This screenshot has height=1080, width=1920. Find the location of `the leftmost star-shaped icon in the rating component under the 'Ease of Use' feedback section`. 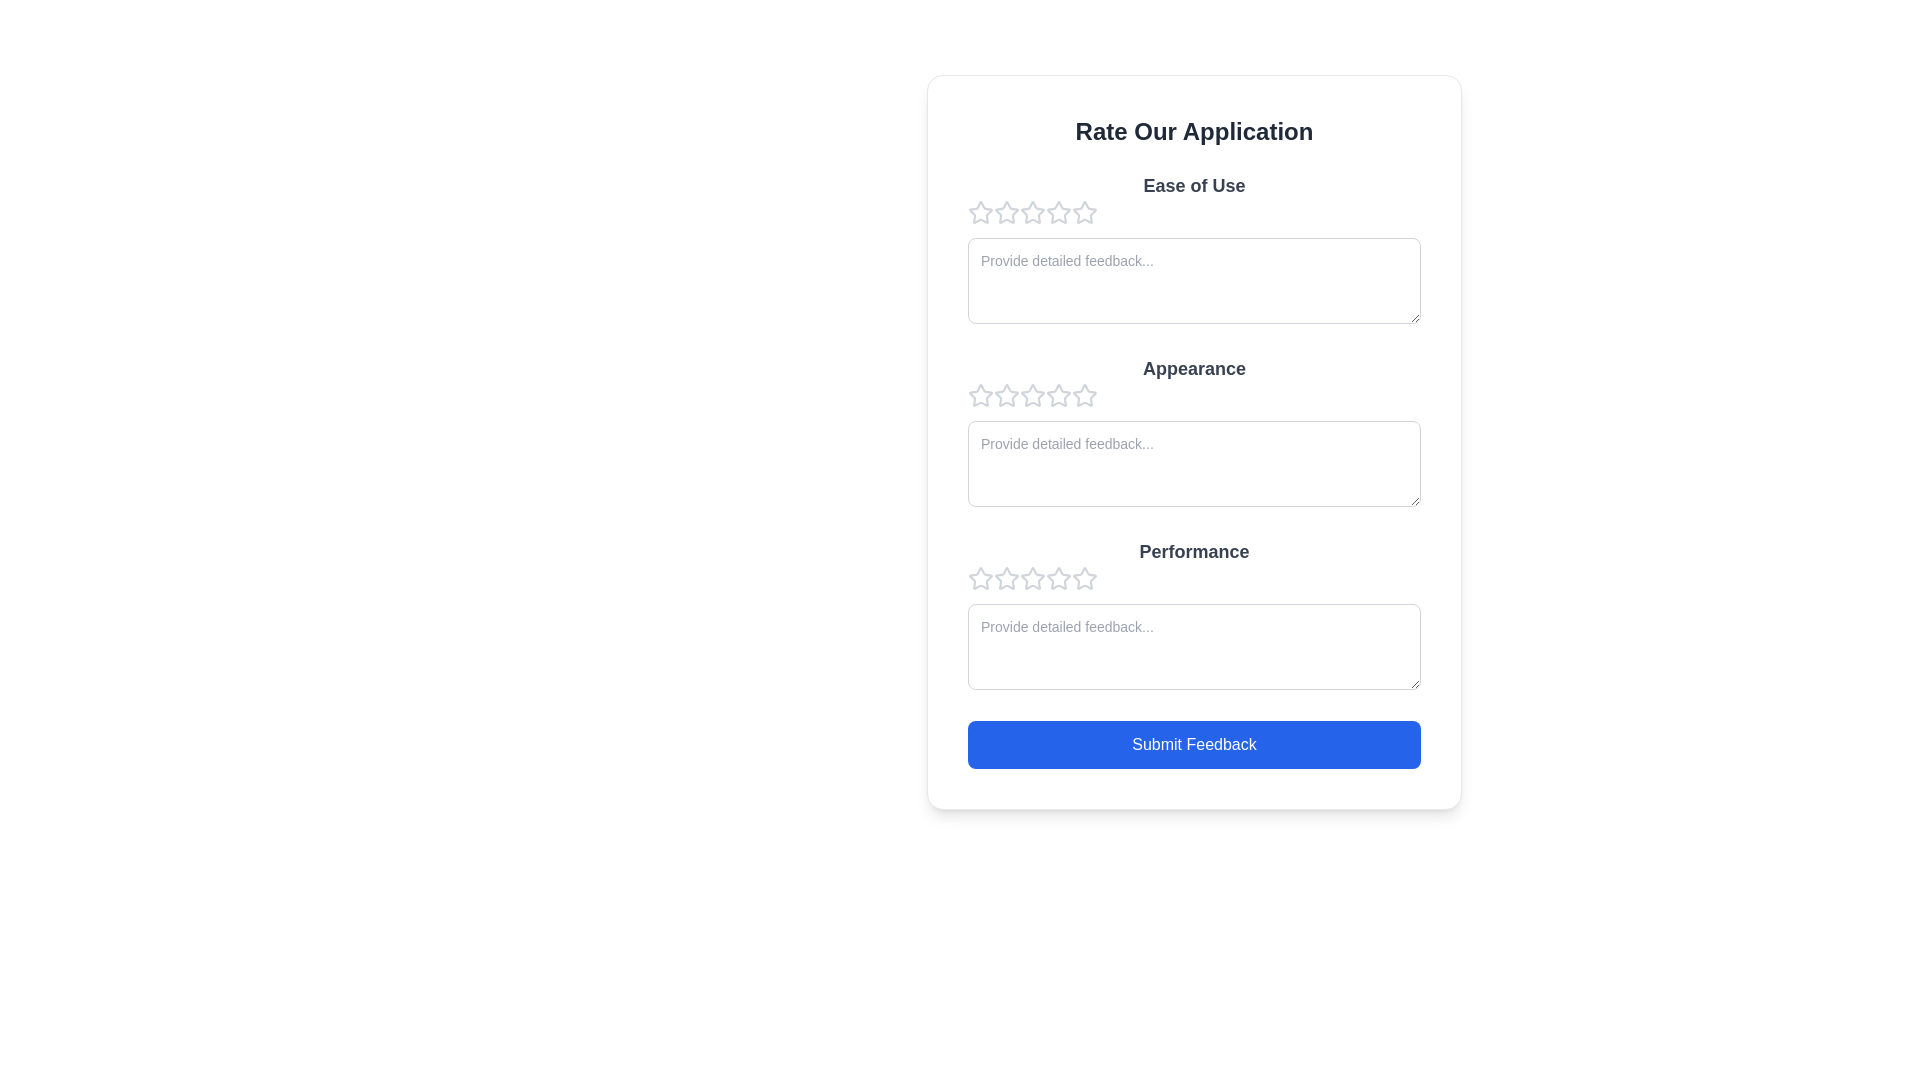

the leftmost star-shaped icon in the rating component under the 'Ease of Use' feedback section is located at coordinates (980, 212).